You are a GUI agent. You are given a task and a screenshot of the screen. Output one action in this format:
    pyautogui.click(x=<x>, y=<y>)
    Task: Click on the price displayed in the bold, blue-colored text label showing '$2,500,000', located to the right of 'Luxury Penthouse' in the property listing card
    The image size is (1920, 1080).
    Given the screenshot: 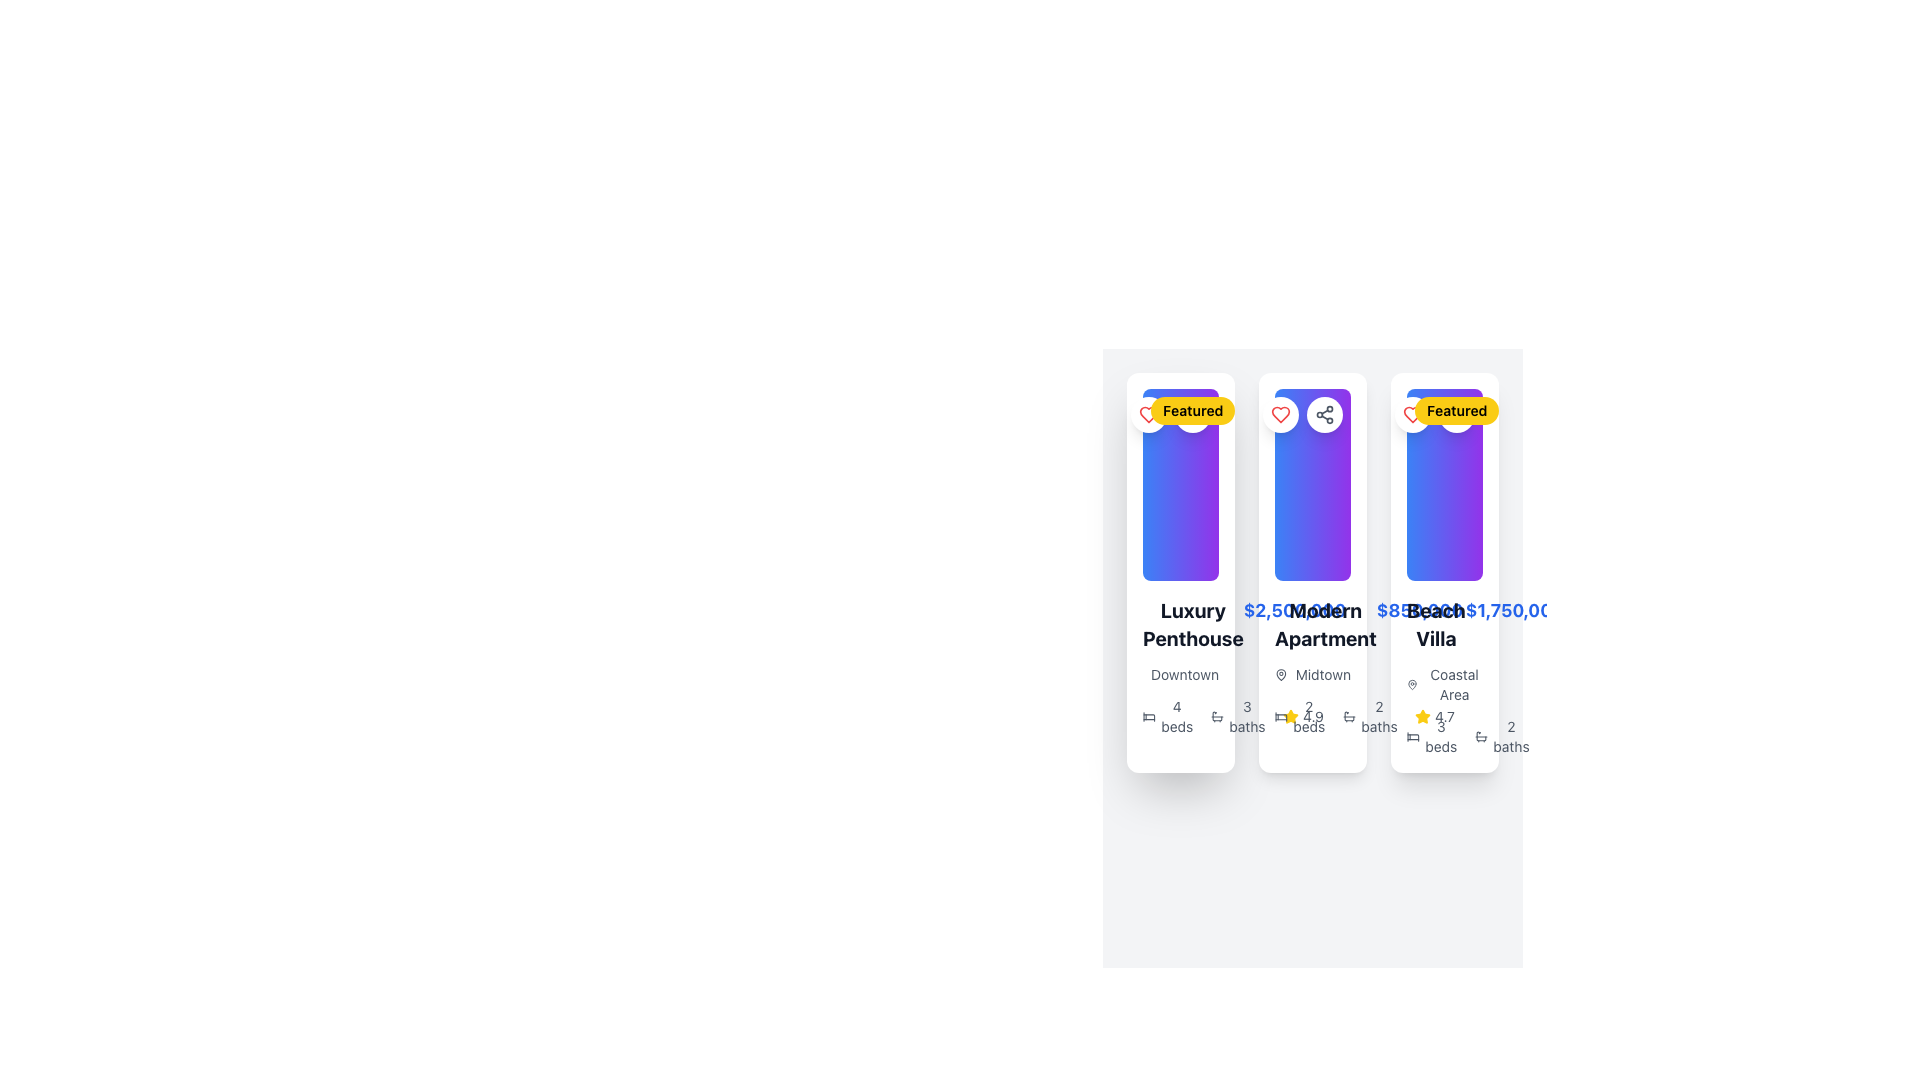 What is the action you would take?
    pyautogui.click(x=1295, y=609)
    